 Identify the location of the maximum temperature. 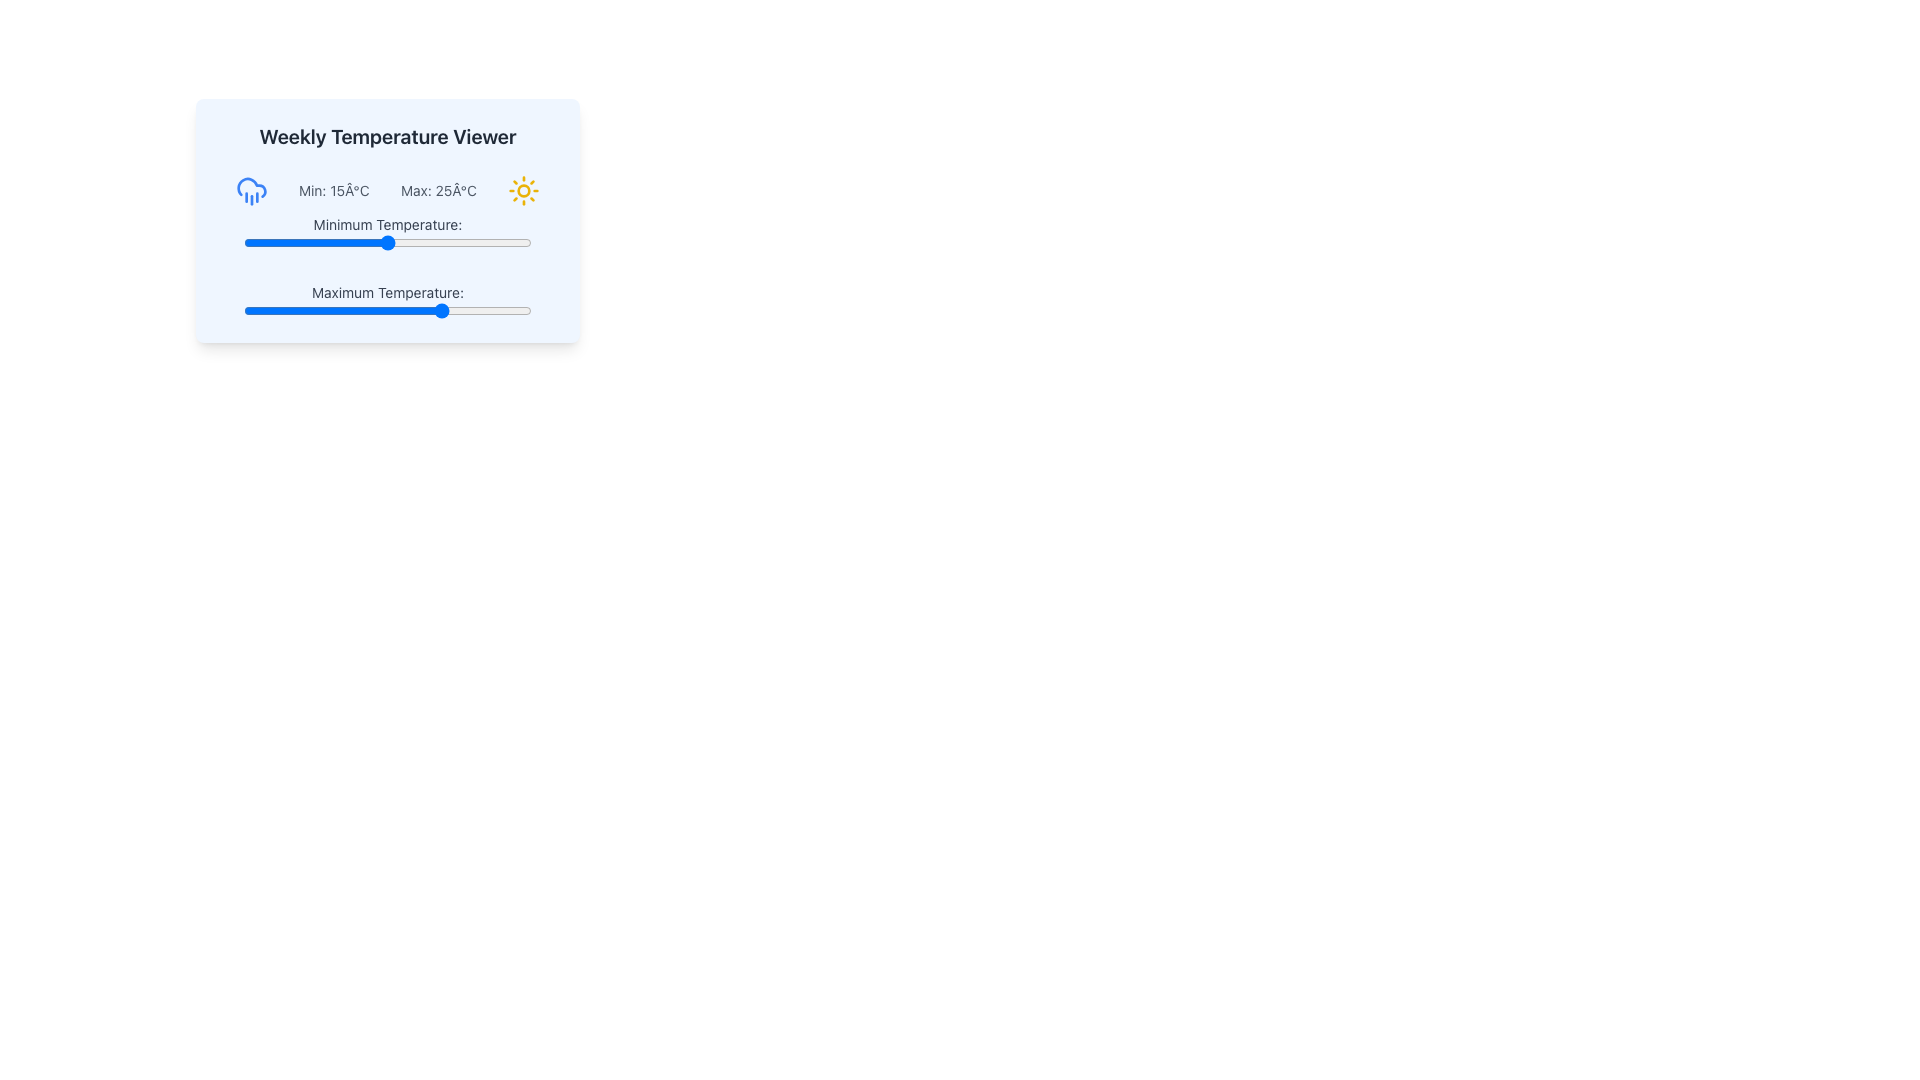
(324, 311).